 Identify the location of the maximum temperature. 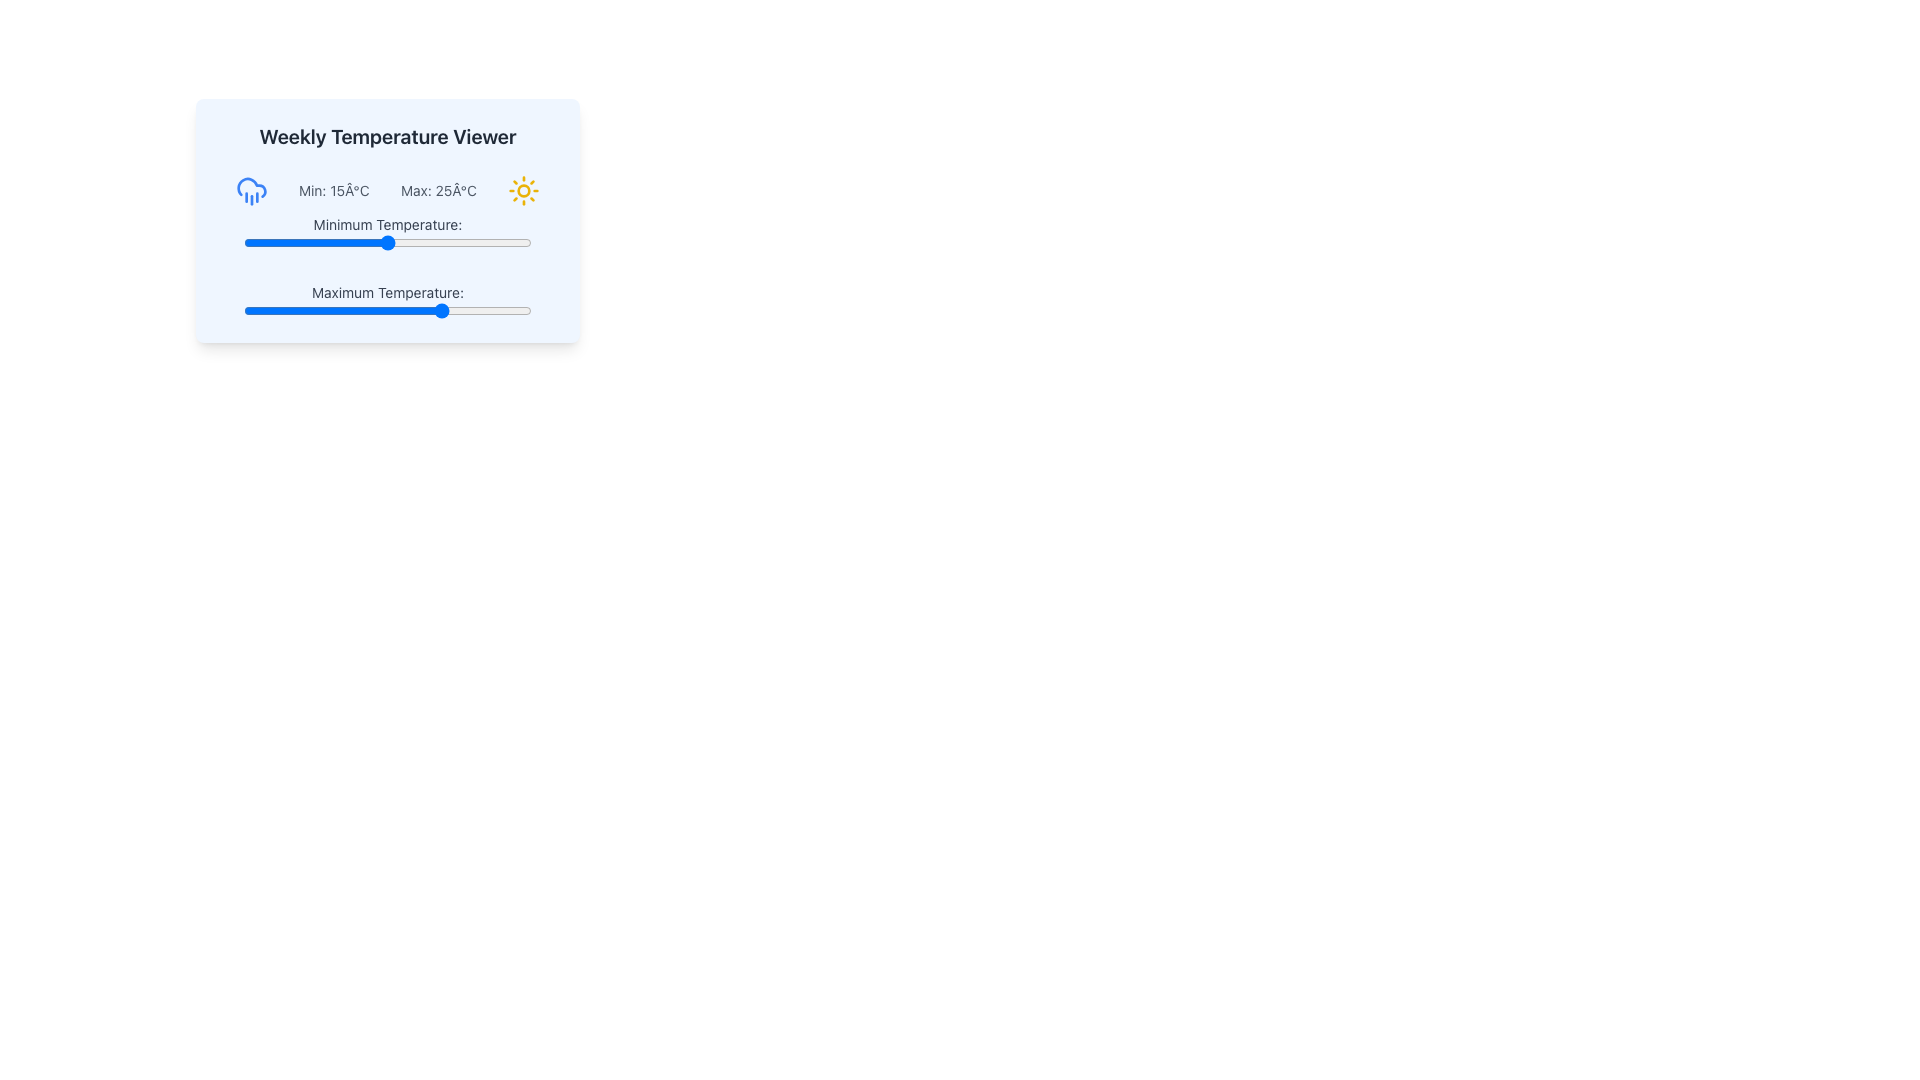
(324, 311).